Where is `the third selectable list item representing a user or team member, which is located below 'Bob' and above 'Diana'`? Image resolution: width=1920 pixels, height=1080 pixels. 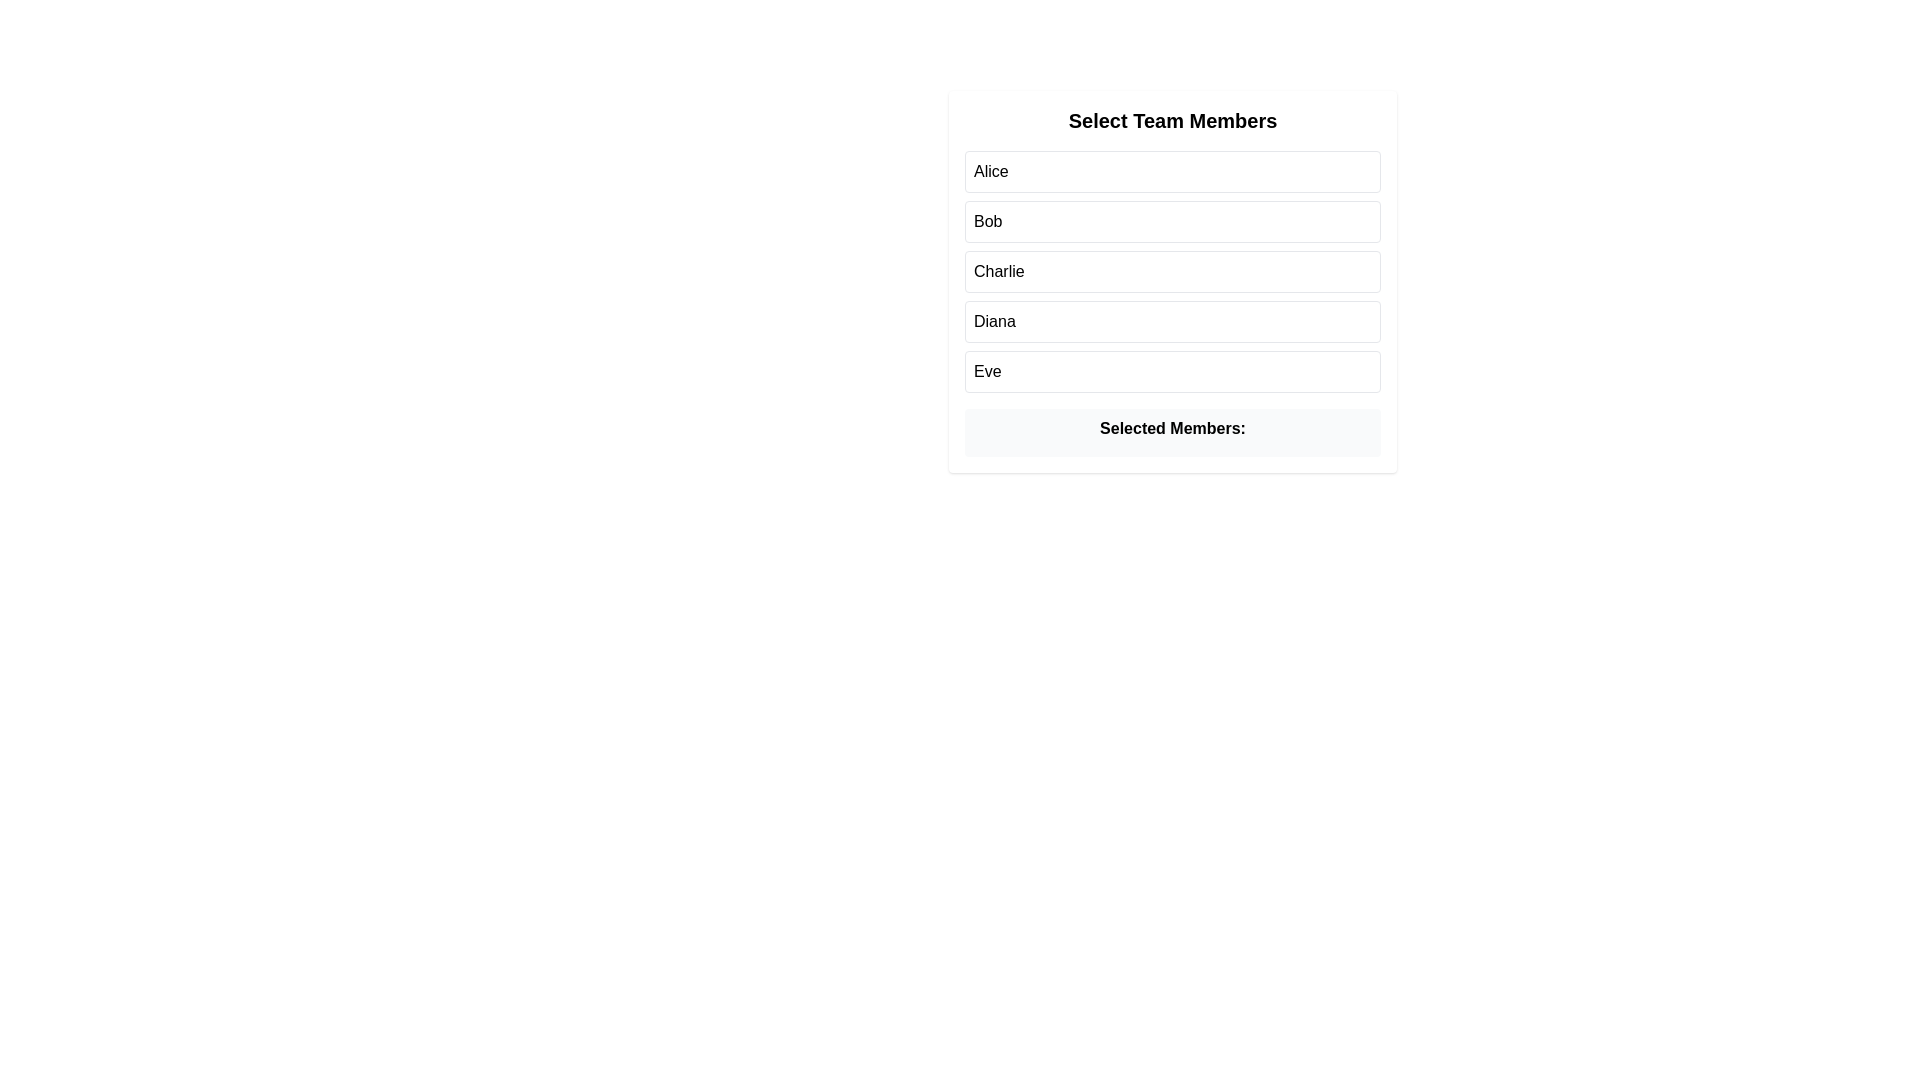 the third selectable list item representing a user or team member, which is located below 'Bob' and above 'Diana' is located at coordinates (1172, 272).